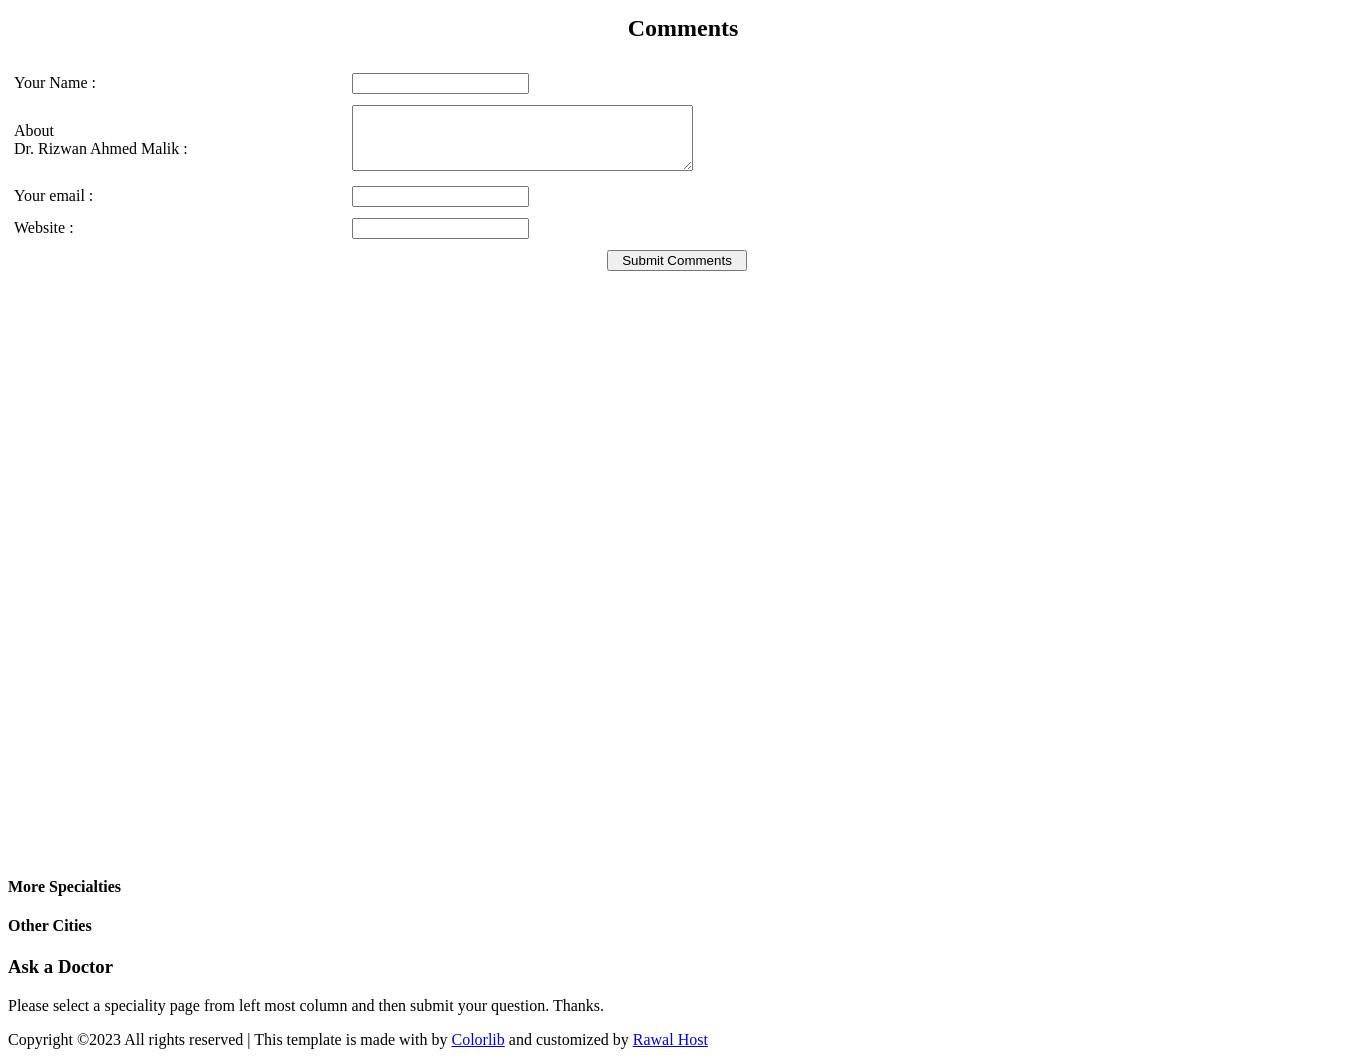  Describe the element at coordinates (43, 227) in the screenshot. I see `'Website :'` at that location.